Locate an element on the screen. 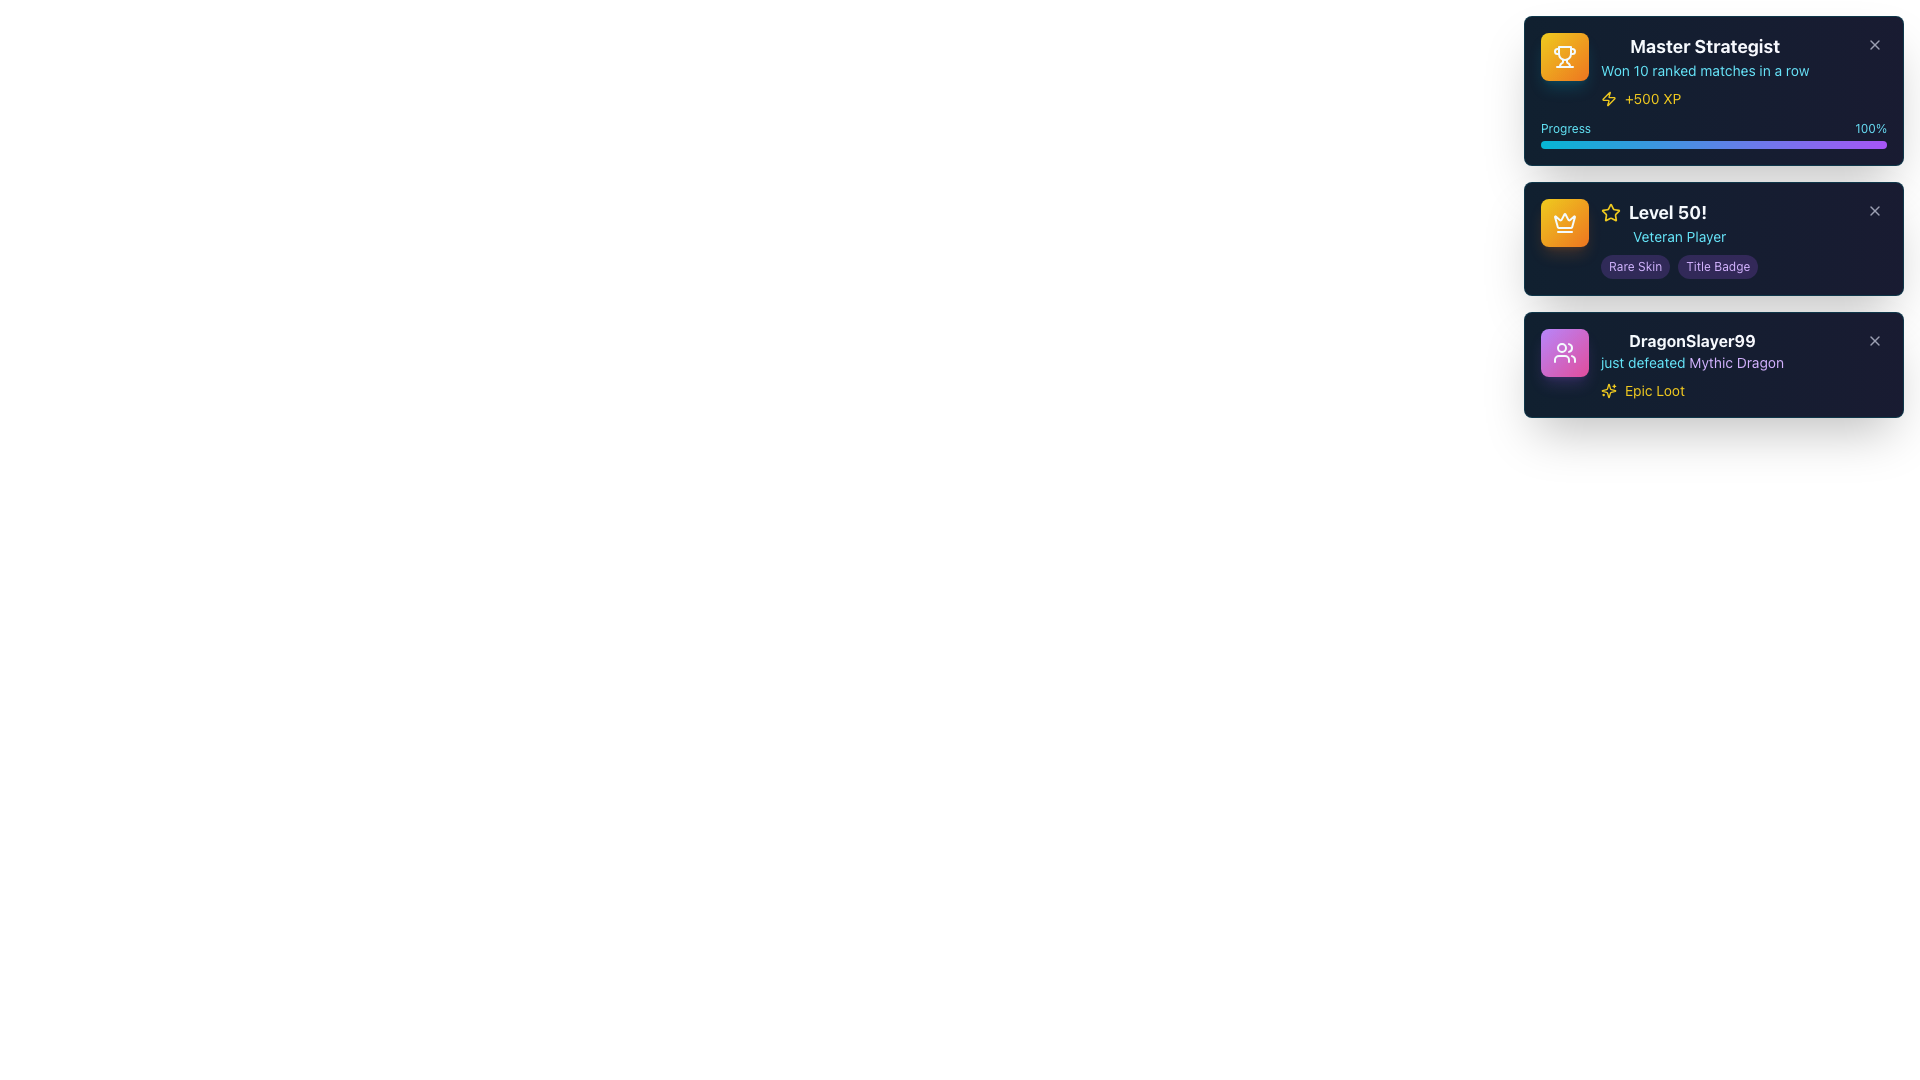 This screenshot has height=1080, width=1920. the lightning bolt icon representing a boost or bonus, located to the left of the '+500 XP' text in the vertical notification card at the top-right corner of the interface is located at coordinates (1608, 99).